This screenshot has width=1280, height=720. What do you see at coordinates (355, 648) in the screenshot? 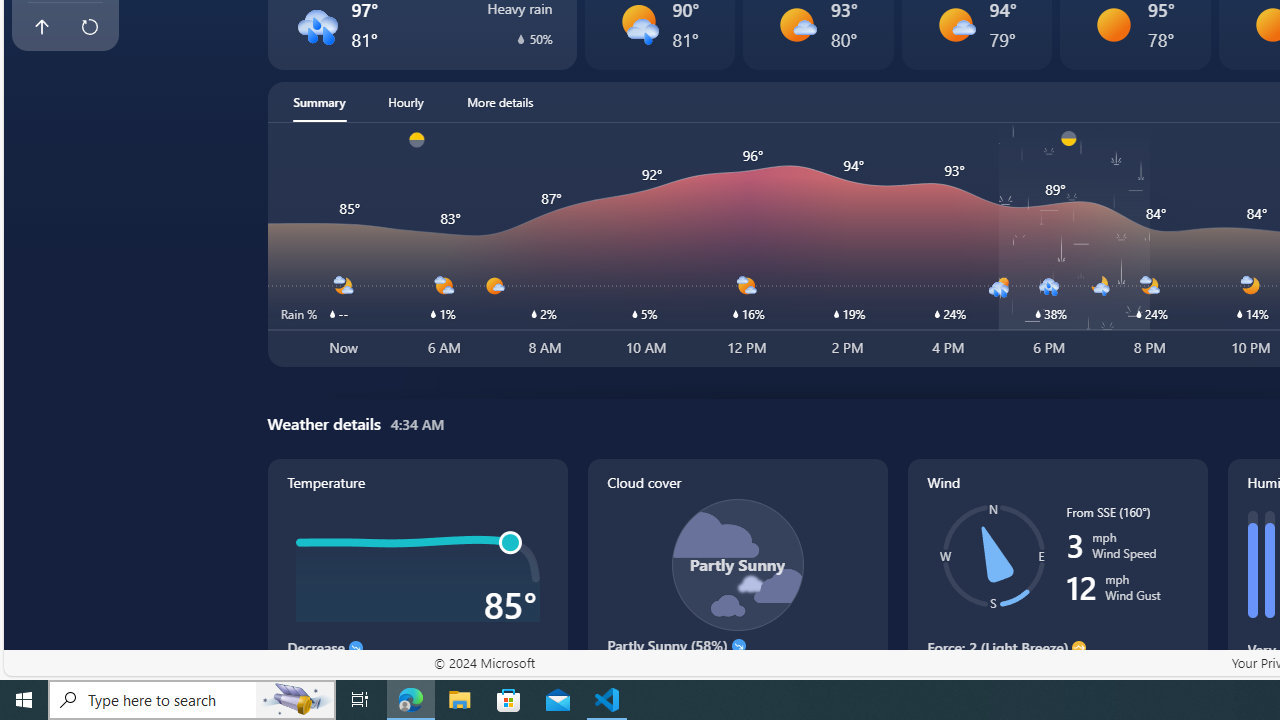
I see `'Decrease'` at bounding box center [355, 648].